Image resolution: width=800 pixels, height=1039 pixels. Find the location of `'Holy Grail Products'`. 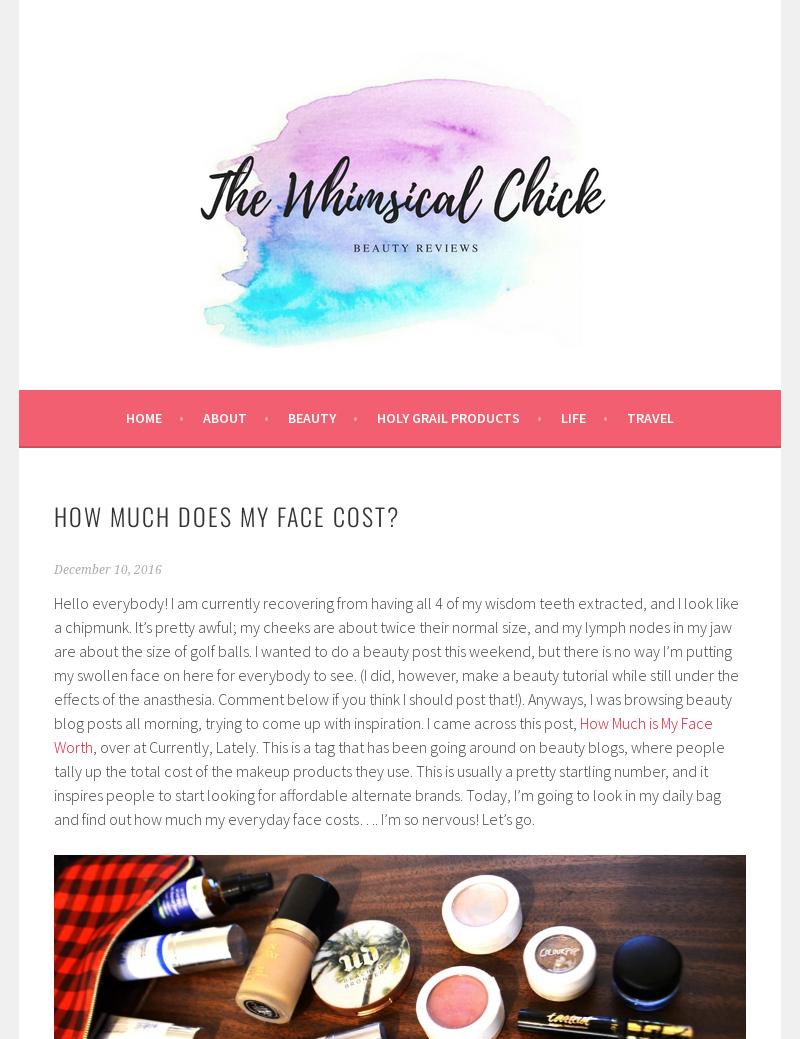

'Holy Grail Products' is located at coordinates (447, 416).